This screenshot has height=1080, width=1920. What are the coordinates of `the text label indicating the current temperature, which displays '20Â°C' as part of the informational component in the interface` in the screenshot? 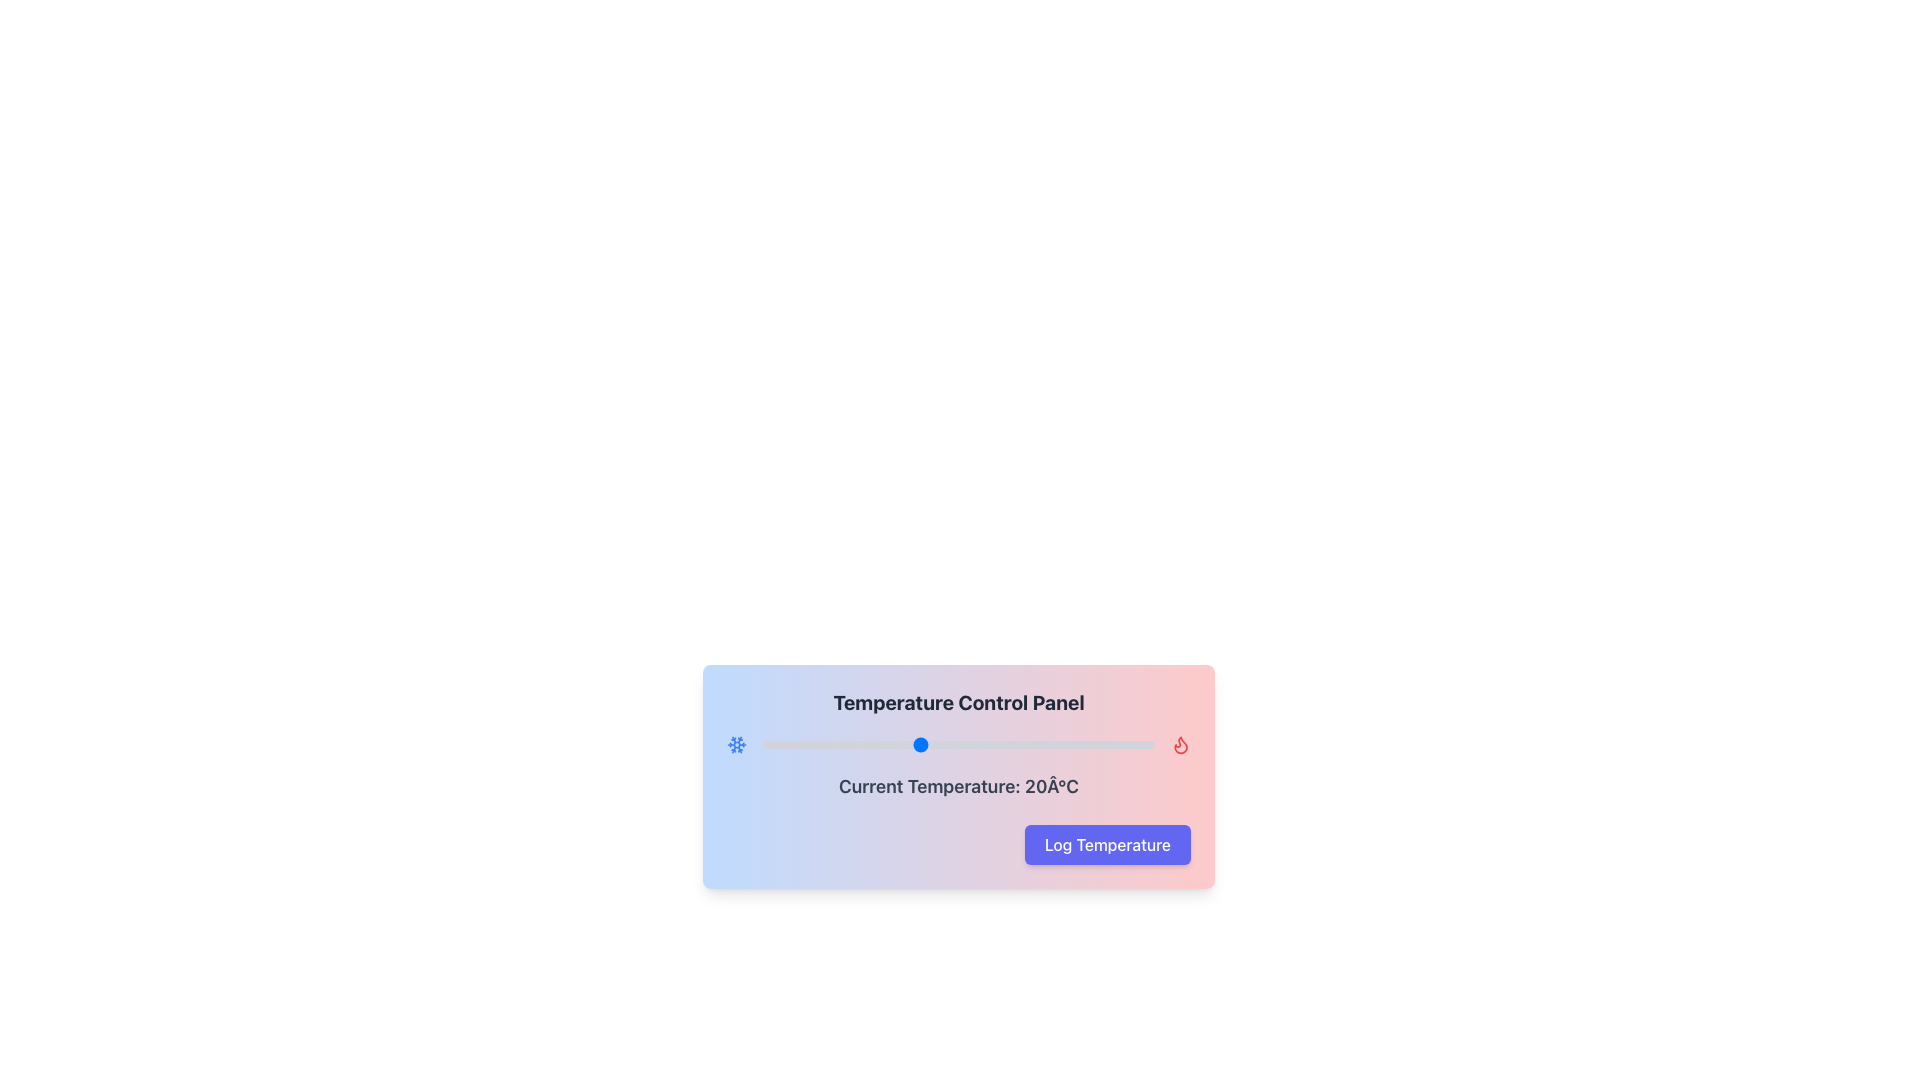 It's located at (1050, 785).